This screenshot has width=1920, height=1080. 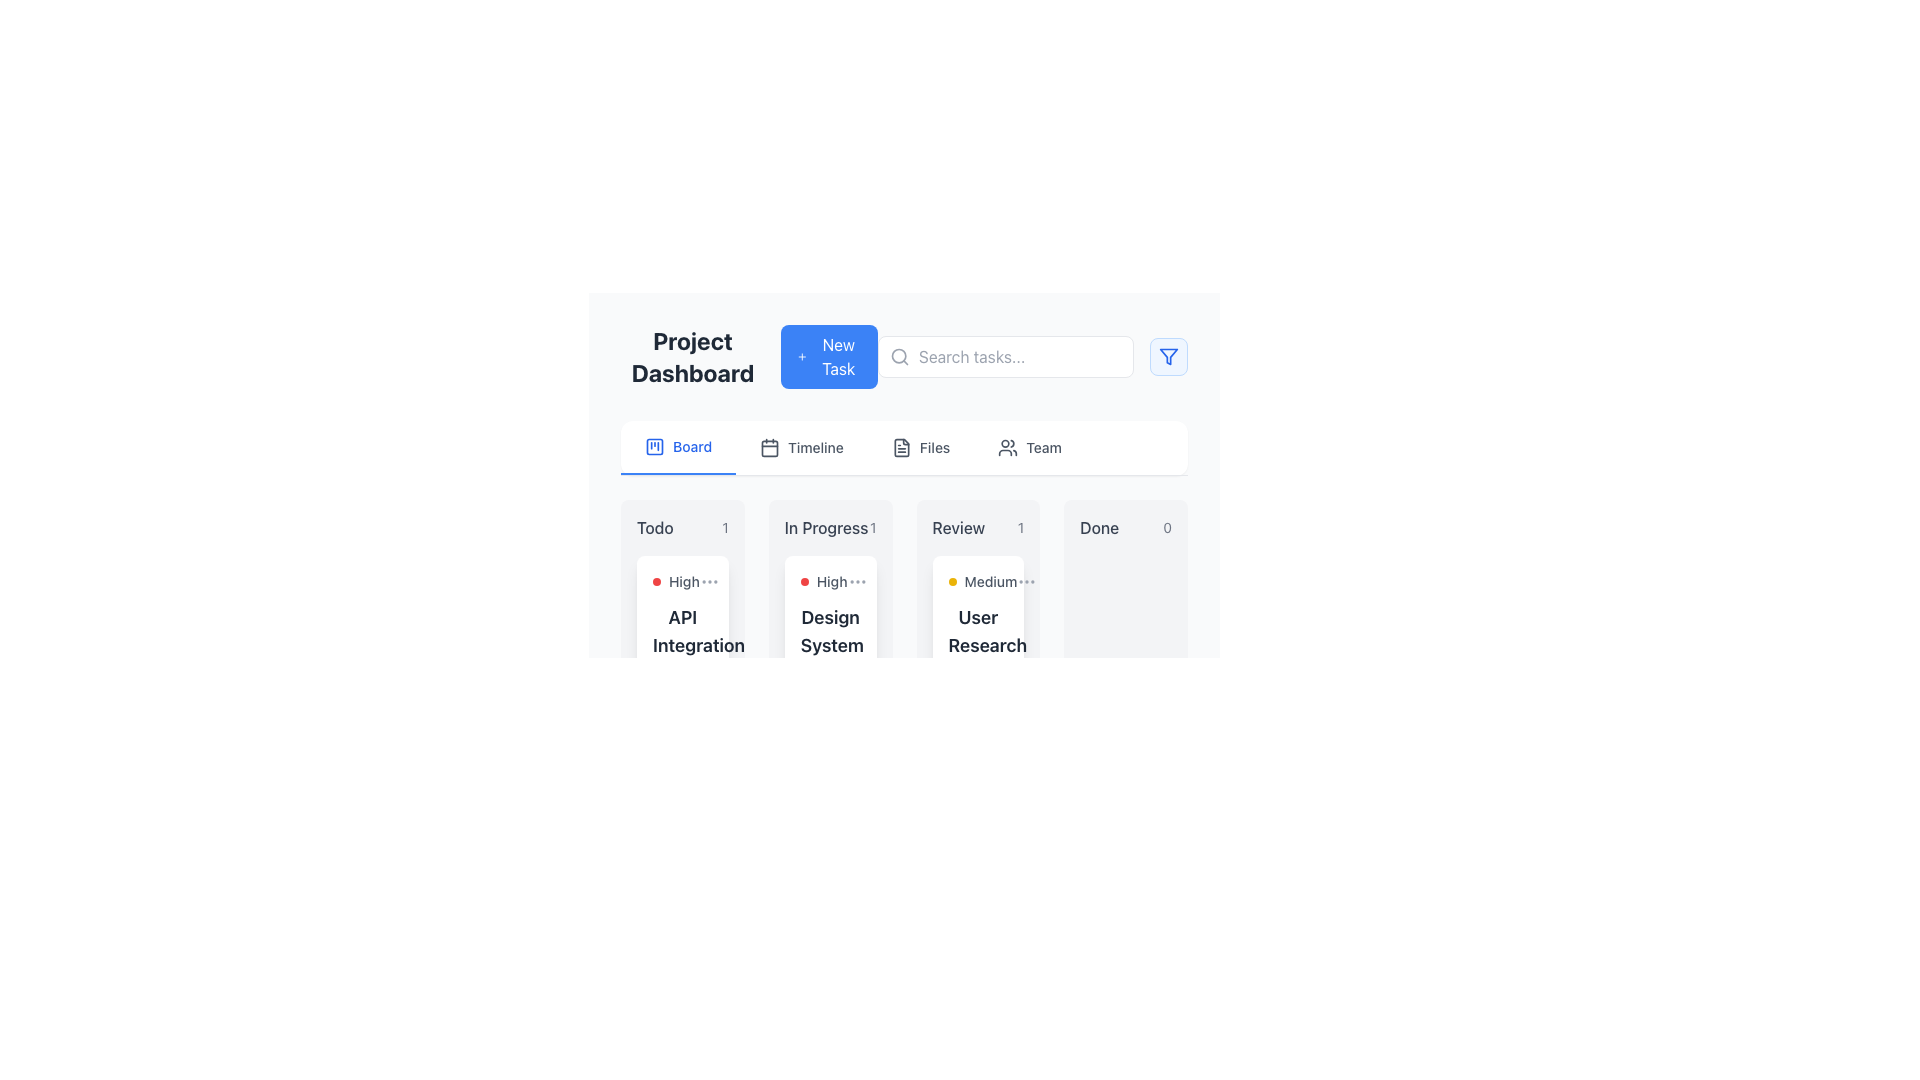 I want to click on the filter icon, which is a blue stylized funnel symbol located, so click(x=1169, y=356).